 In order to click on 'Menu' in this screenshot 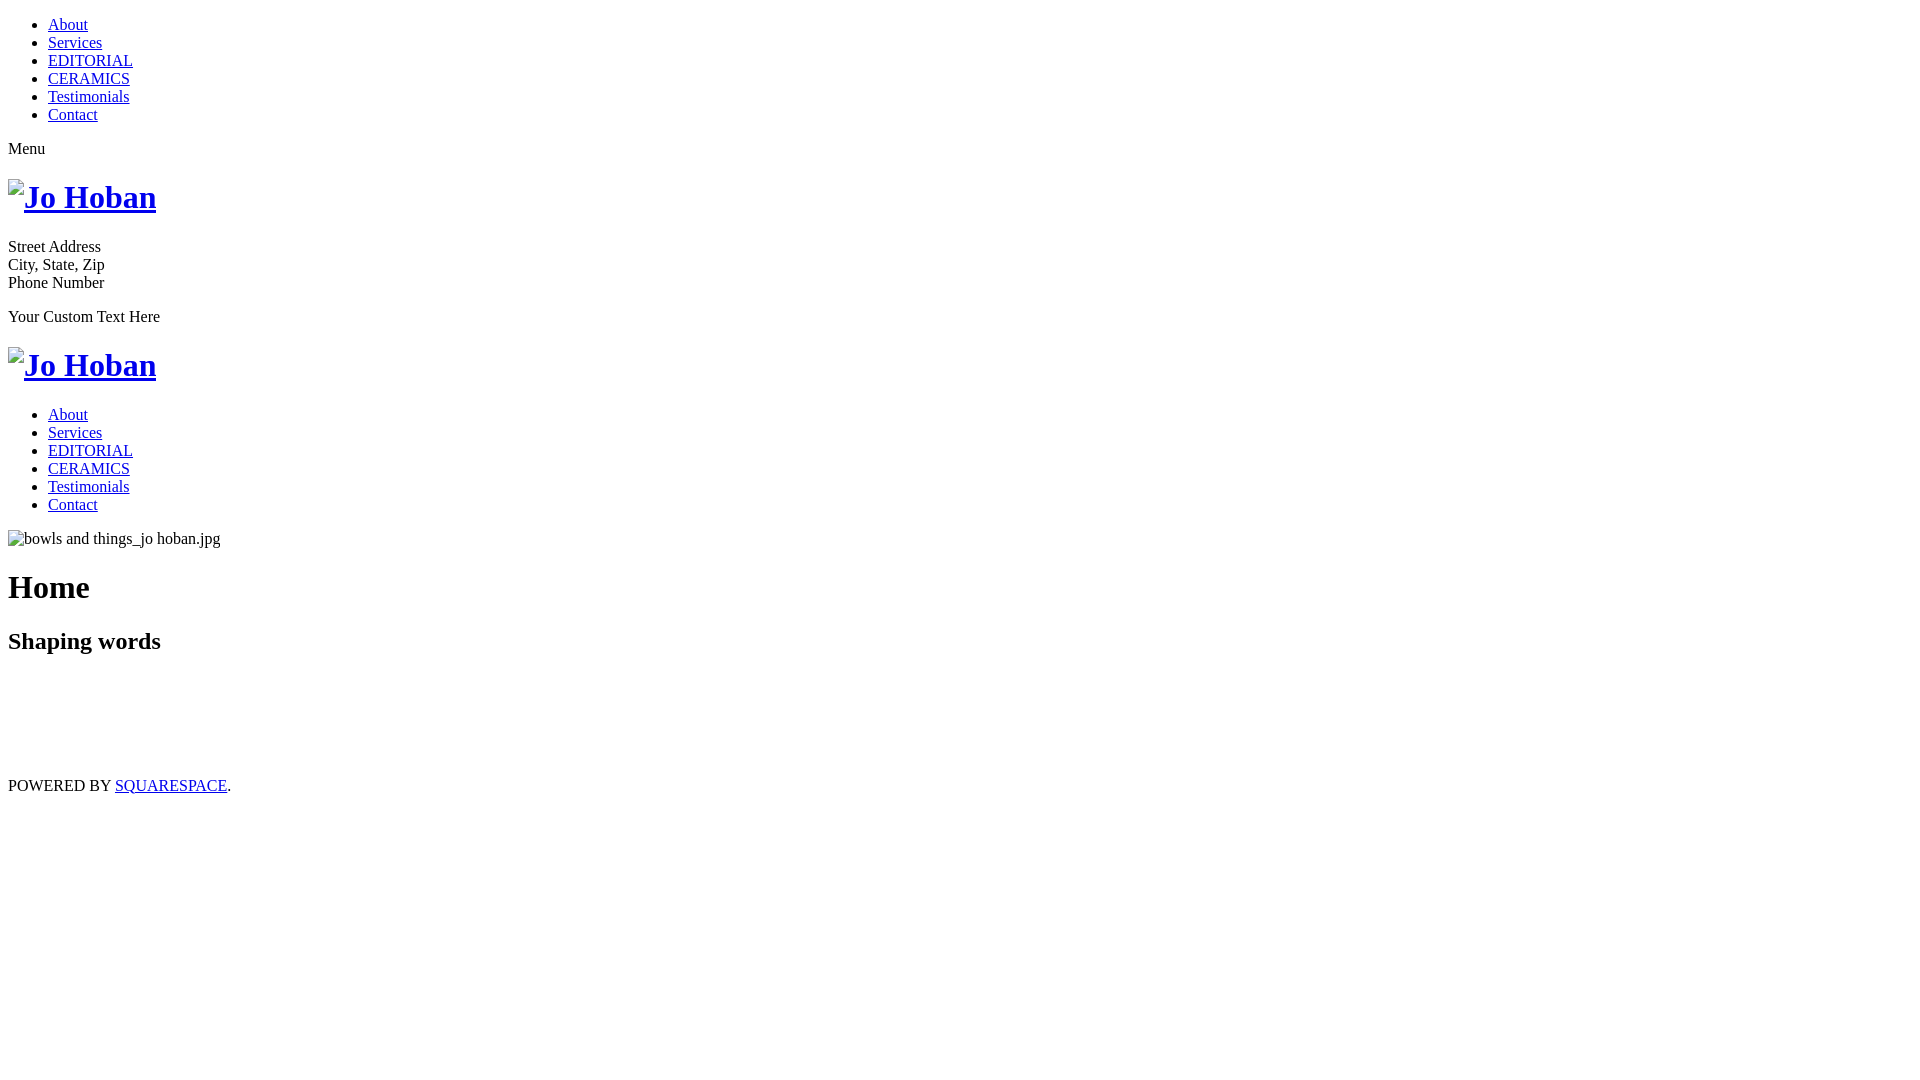, I will do `click(26, 147)`.